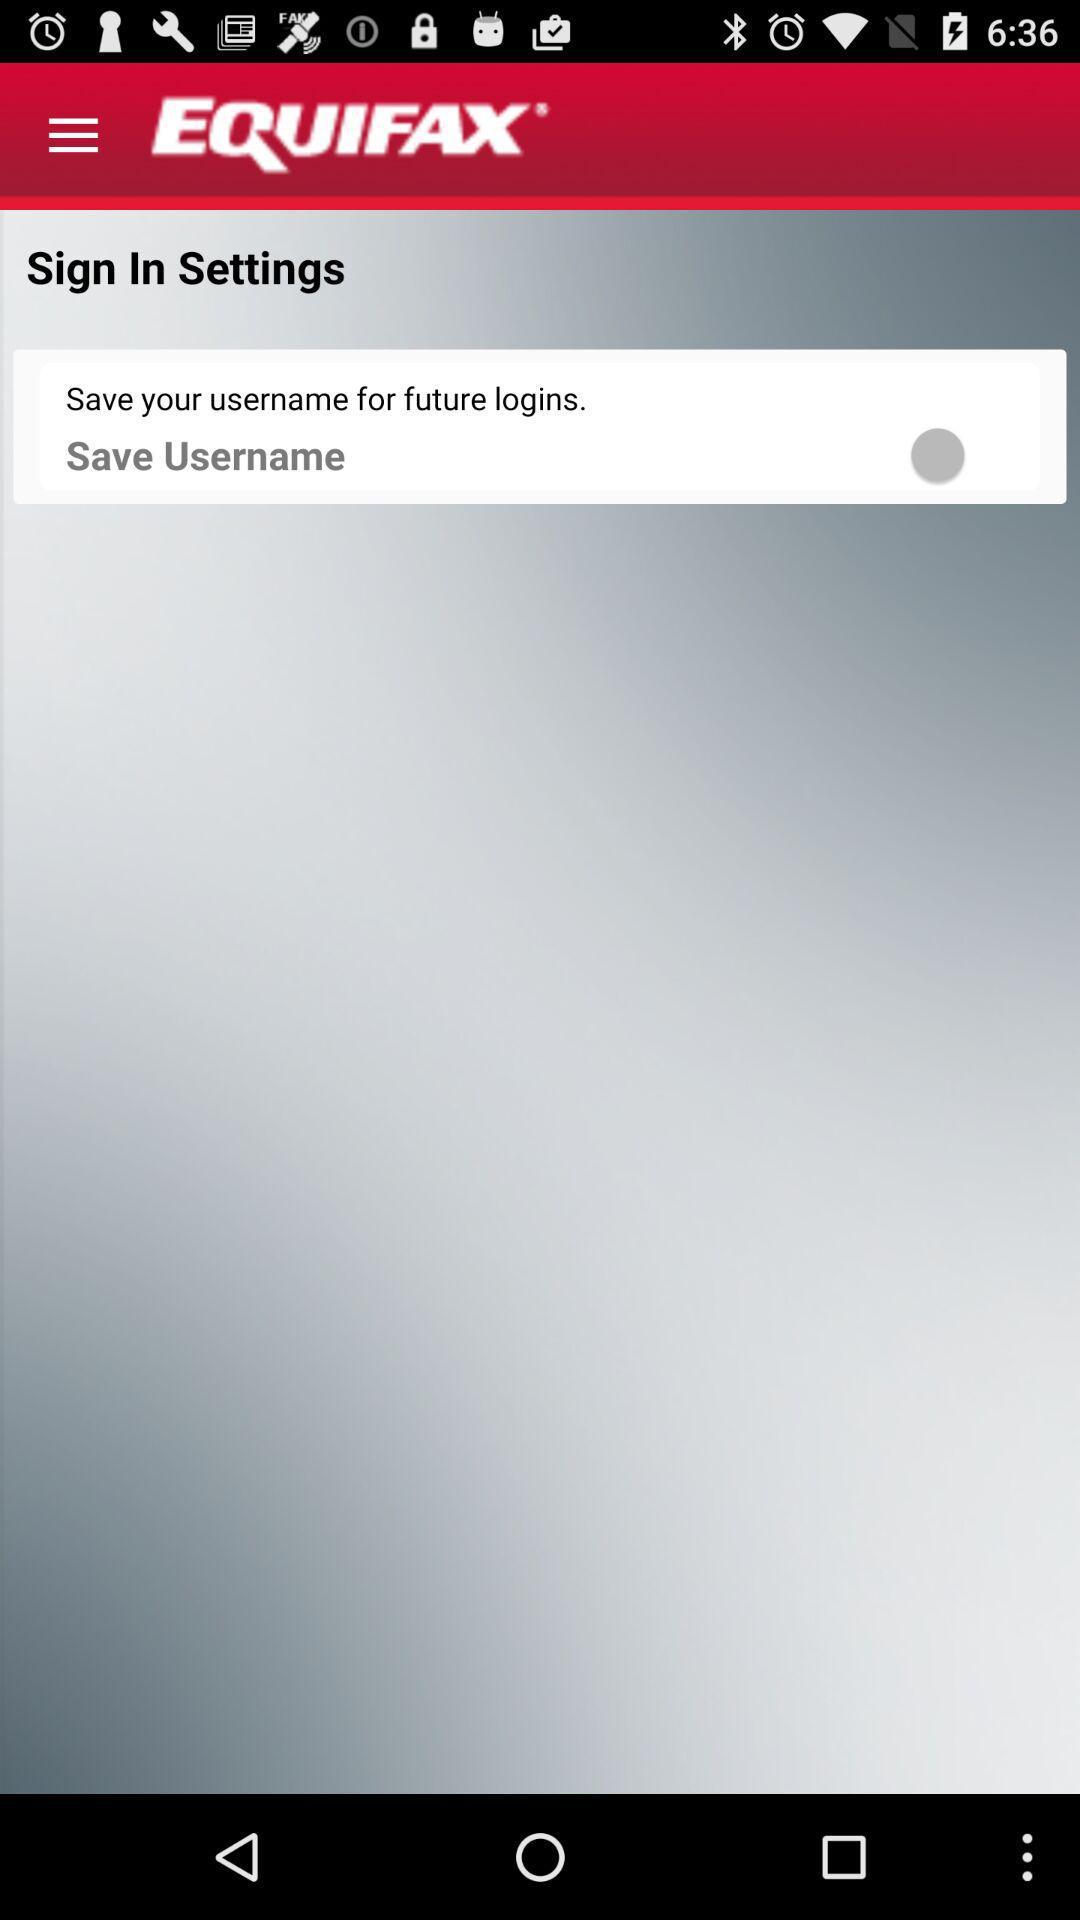  What do you see at coordinates (963, 453) in the screenshot?
I see `save username for login` at bounding box center [963, 453].